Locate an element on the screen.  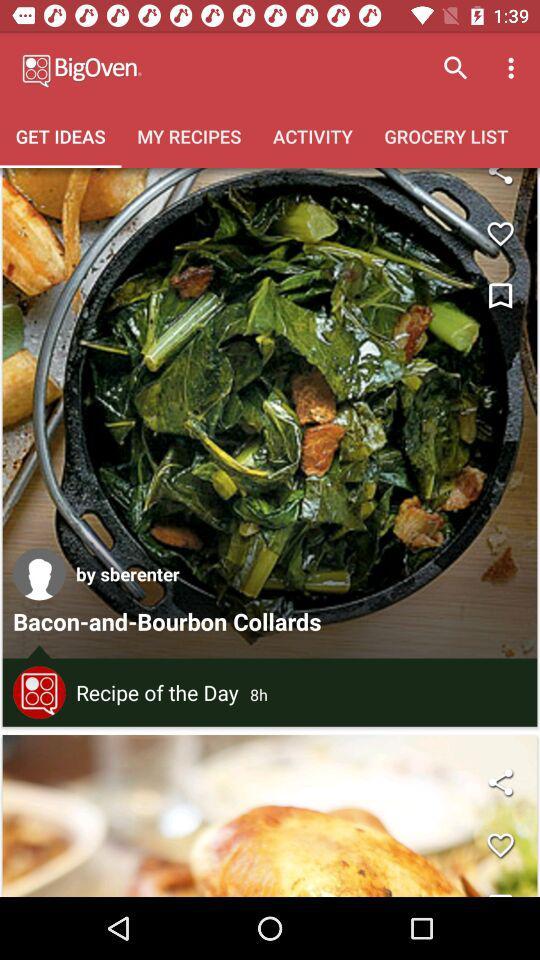
image page is located at coordinates (270, 816).